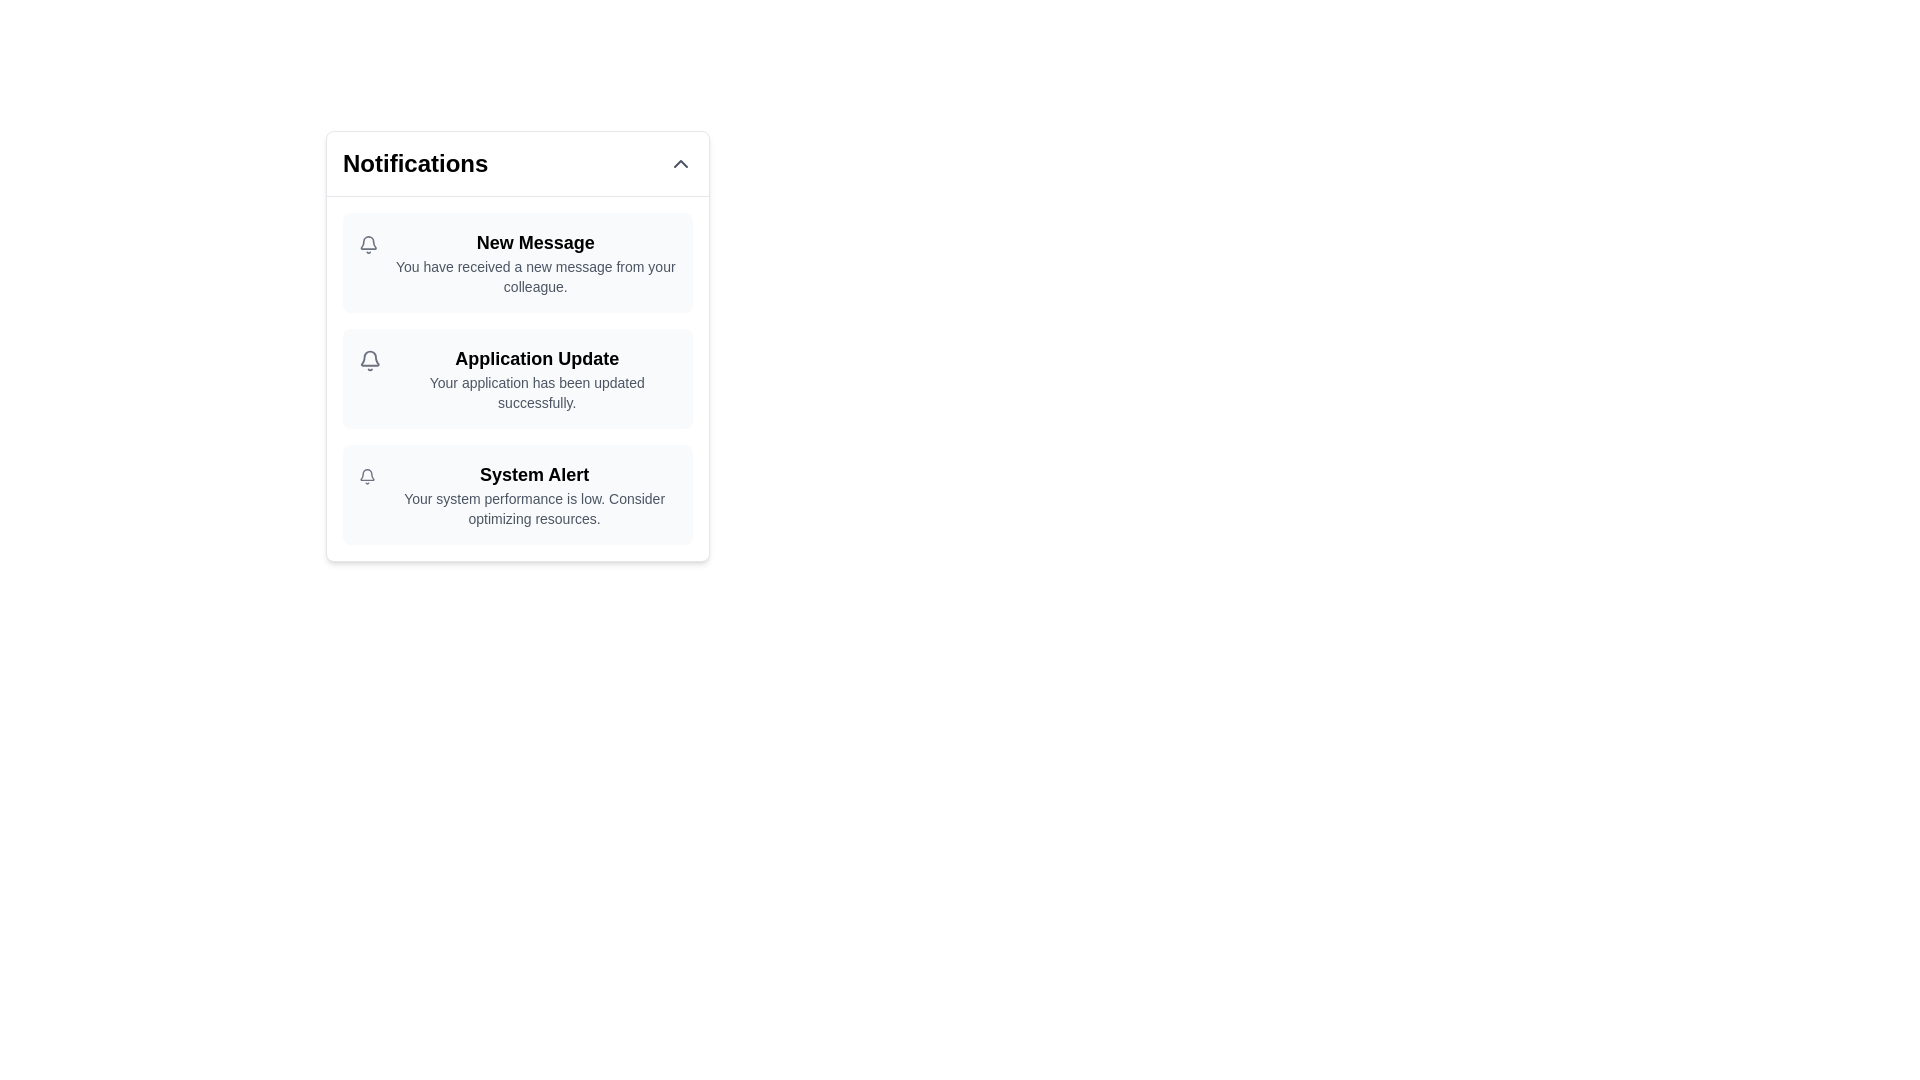 This screenshot has height=1080, width=1920. I want to click on the text message reading 'Your application has been updated successfully.' located beneath the header 'Application Update' in the notification card, so click(537, 393).